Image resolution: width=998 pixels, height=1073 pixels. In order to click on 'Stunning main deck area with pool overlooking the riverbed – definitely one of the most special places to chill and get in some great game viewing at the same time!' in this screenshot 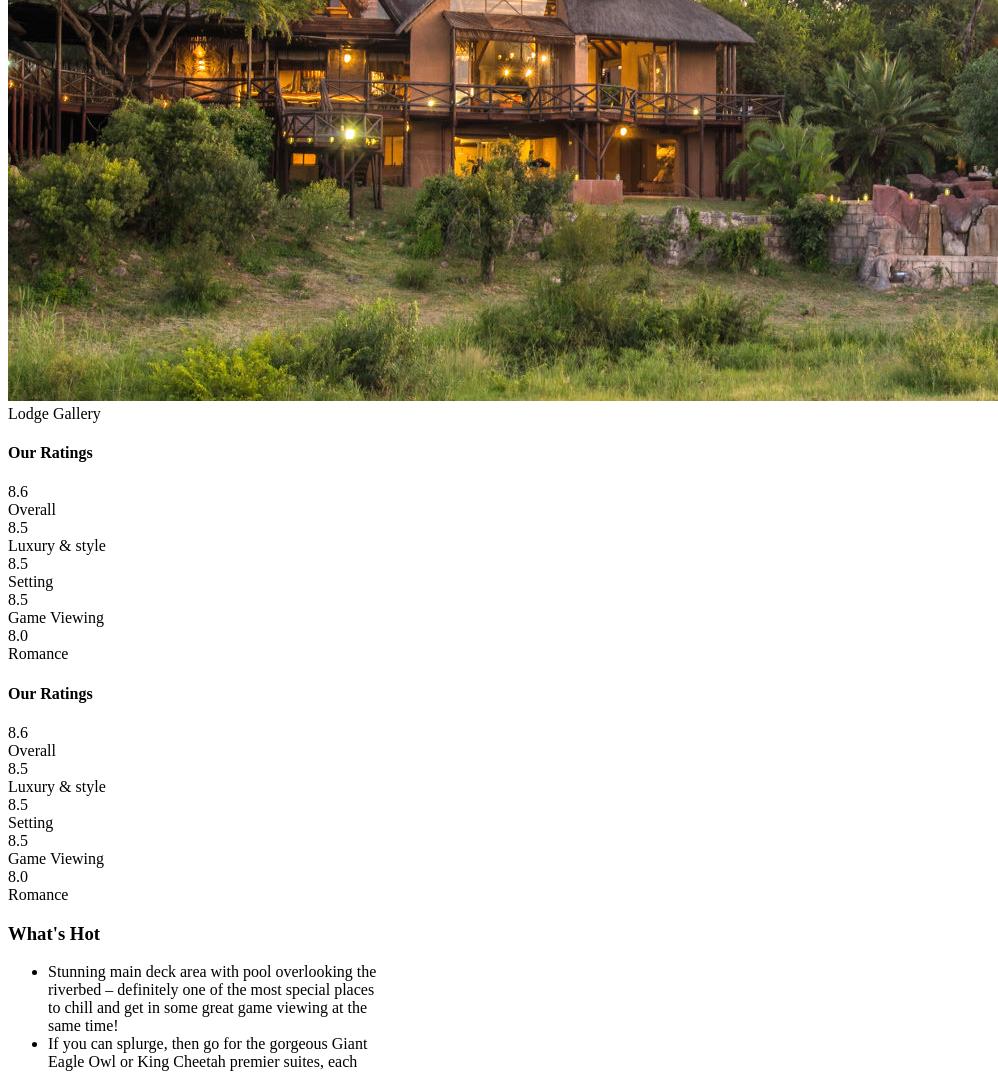, I will do `click(211, 997)`.